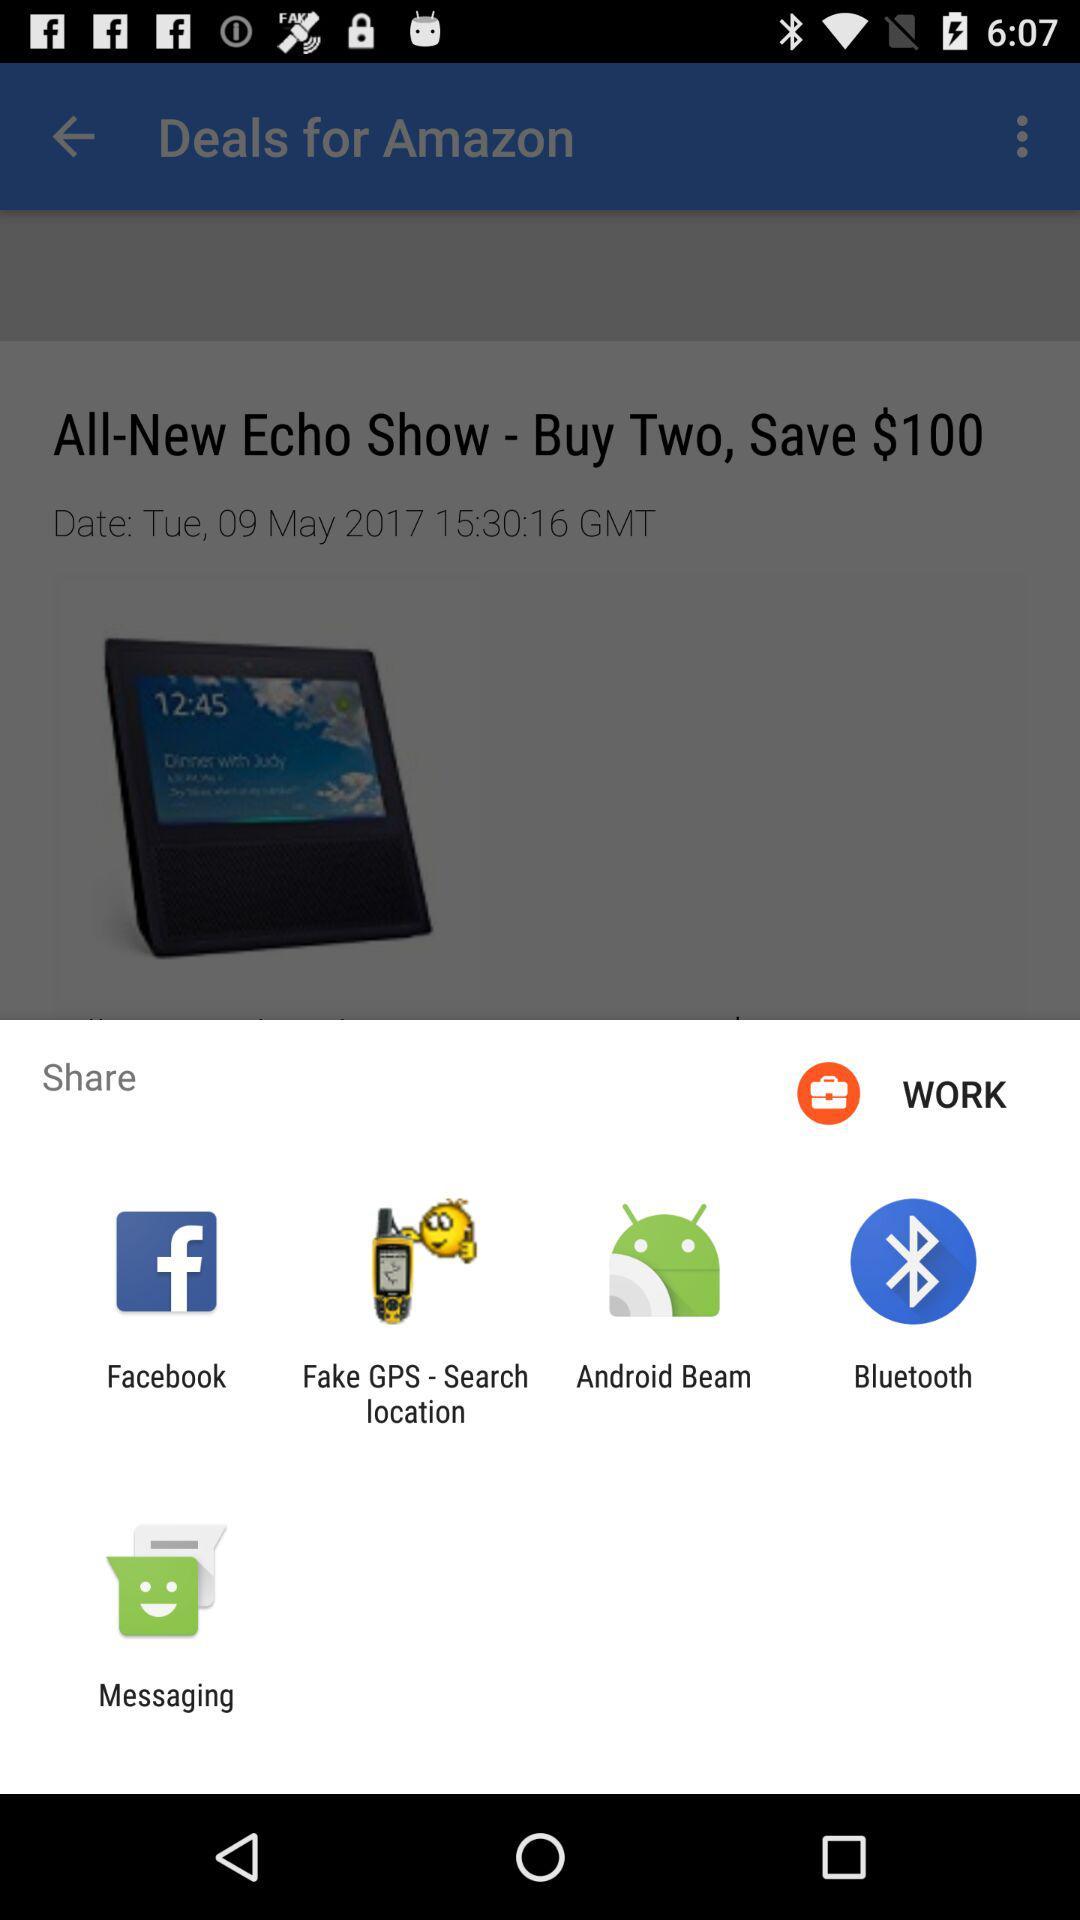  Describe the element at coordinates (165, 1392) in the screenshot. I see `the facebook icon` at that location.